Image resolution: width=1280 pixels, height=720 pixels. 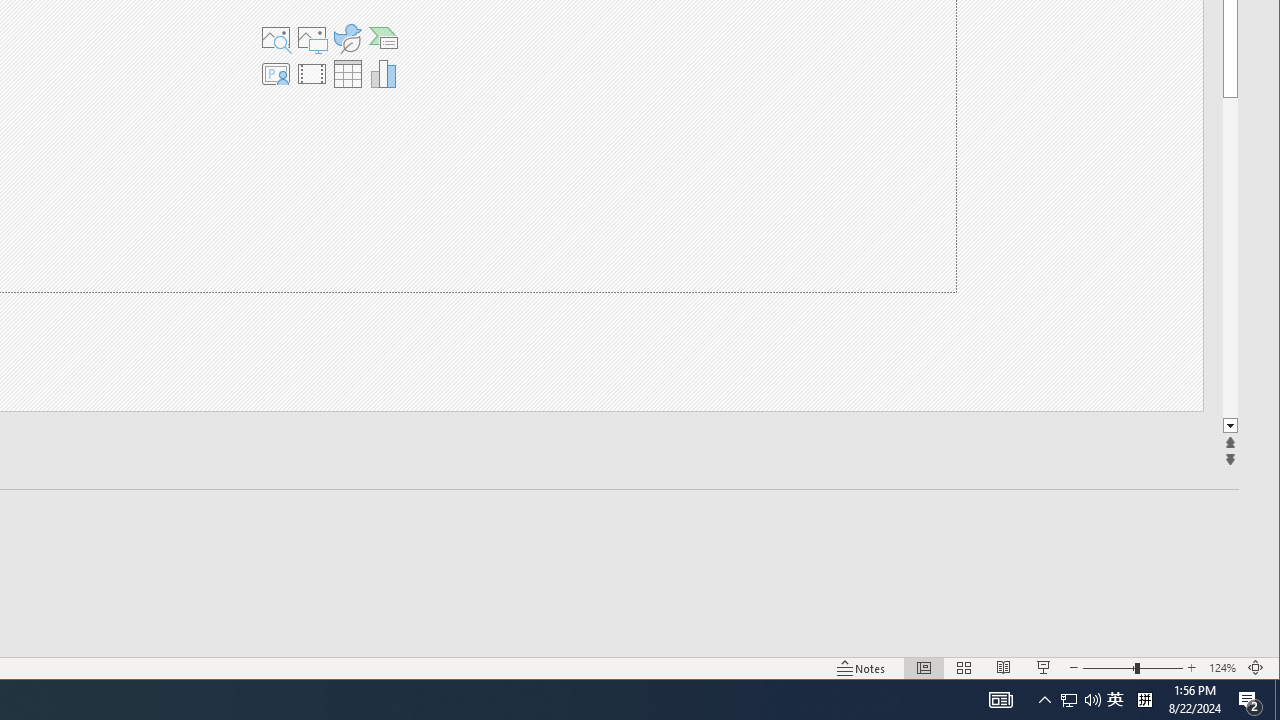 What do you see at coordinates (347, 73) in the screenshot?
I see `'Insert Table'` at bounding box center [347, 73].